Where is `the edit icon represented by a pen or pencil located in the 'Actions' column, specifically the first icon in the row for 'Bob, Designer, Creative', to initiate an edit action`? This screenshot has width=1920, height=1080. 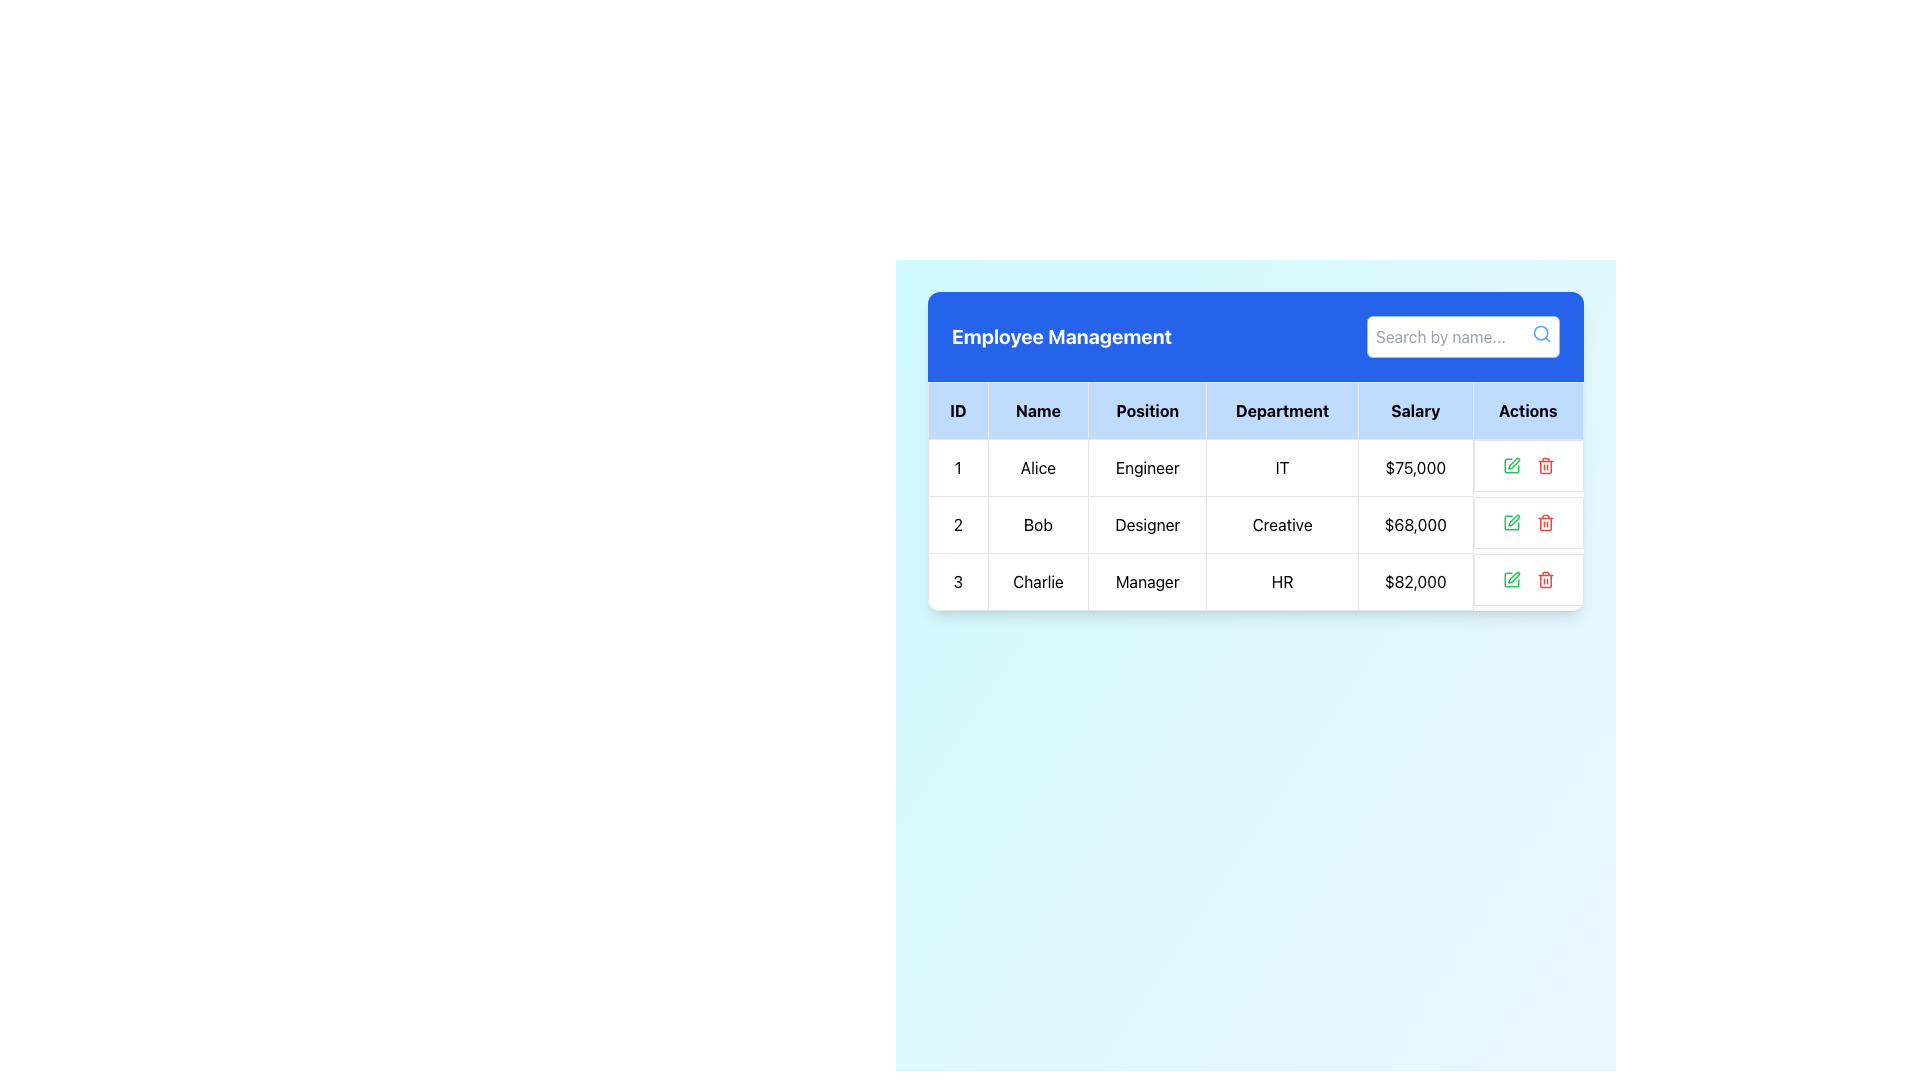
the edit icon represented by a pen or pencil located in the 'Actions' column, specifically the first icon in the row for 'Bob, Designer, Creative', to initiate an edit action is located at coordinates (1513, 519).